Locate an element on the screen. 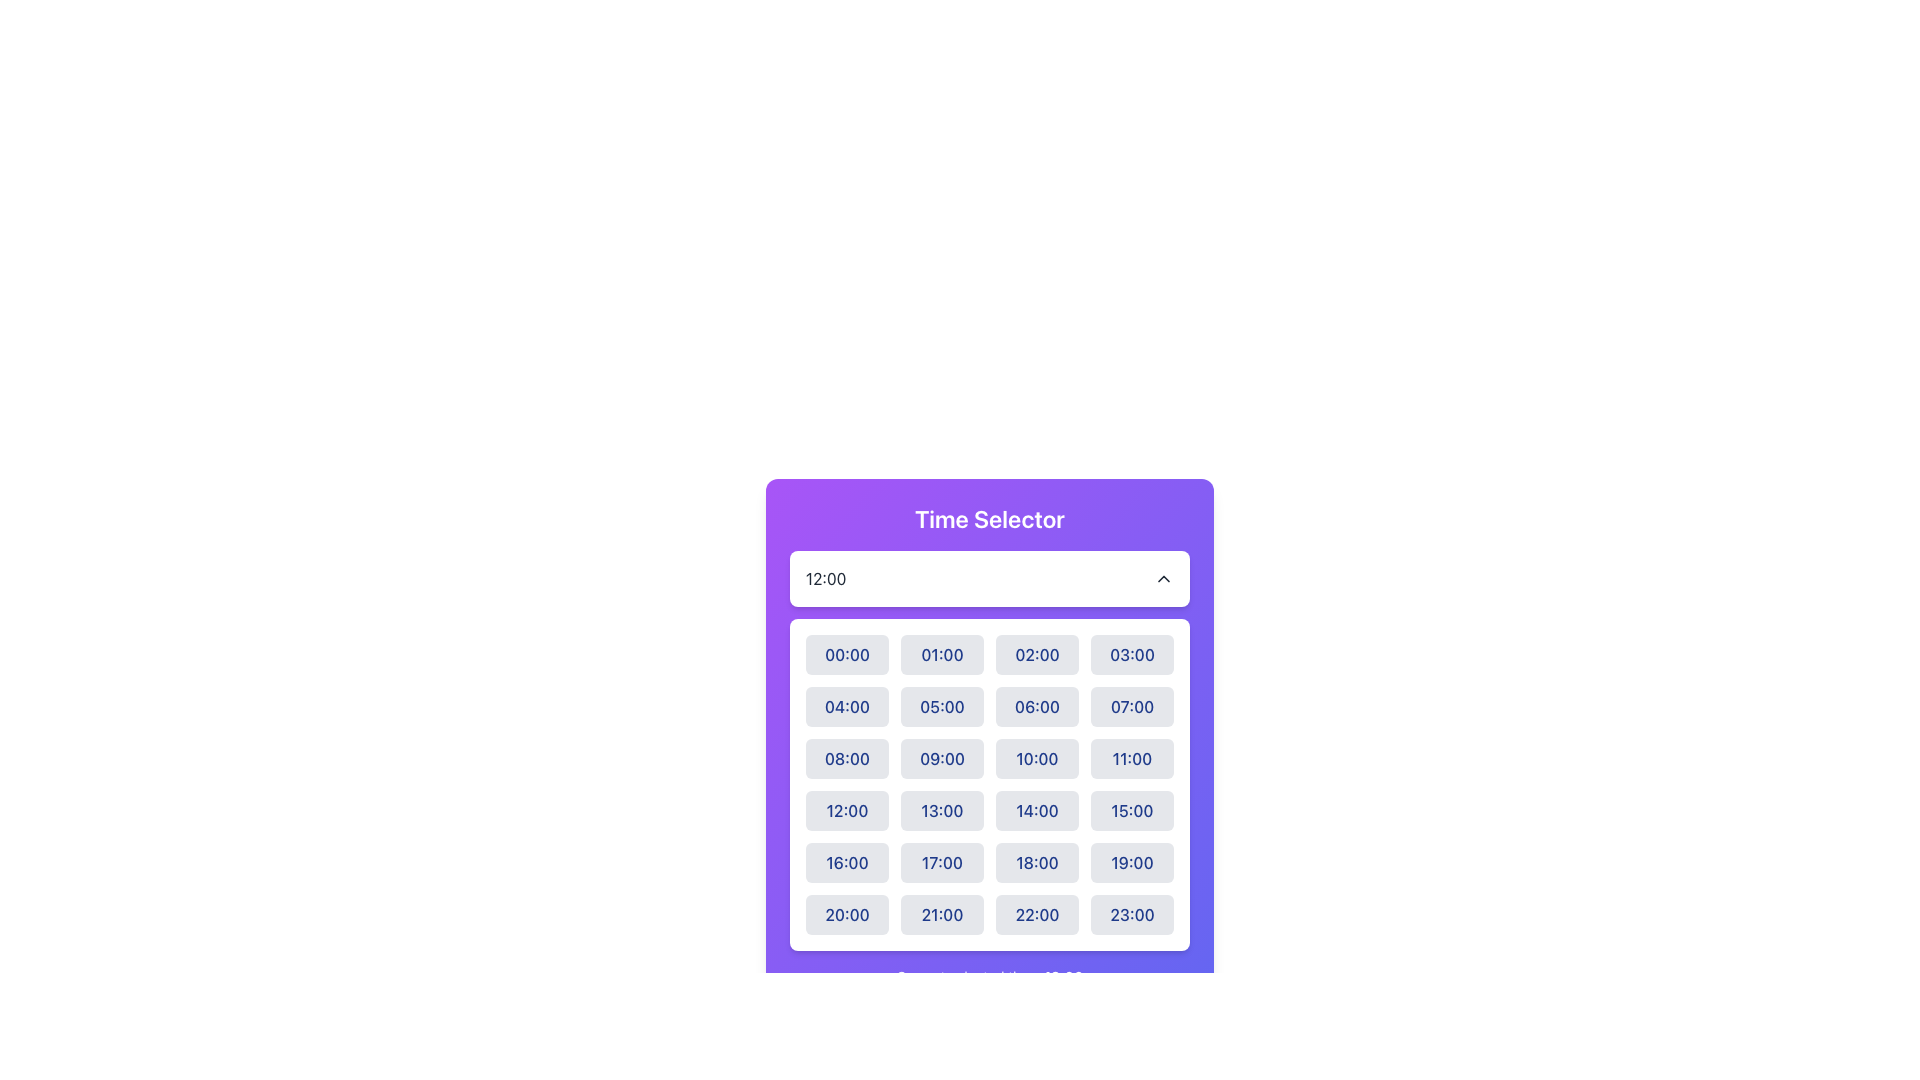 This screenshot has width=1920, height=1080. the interactive button representing the time option '10:00' in the time selection interface is located at coordinates (989, 744).